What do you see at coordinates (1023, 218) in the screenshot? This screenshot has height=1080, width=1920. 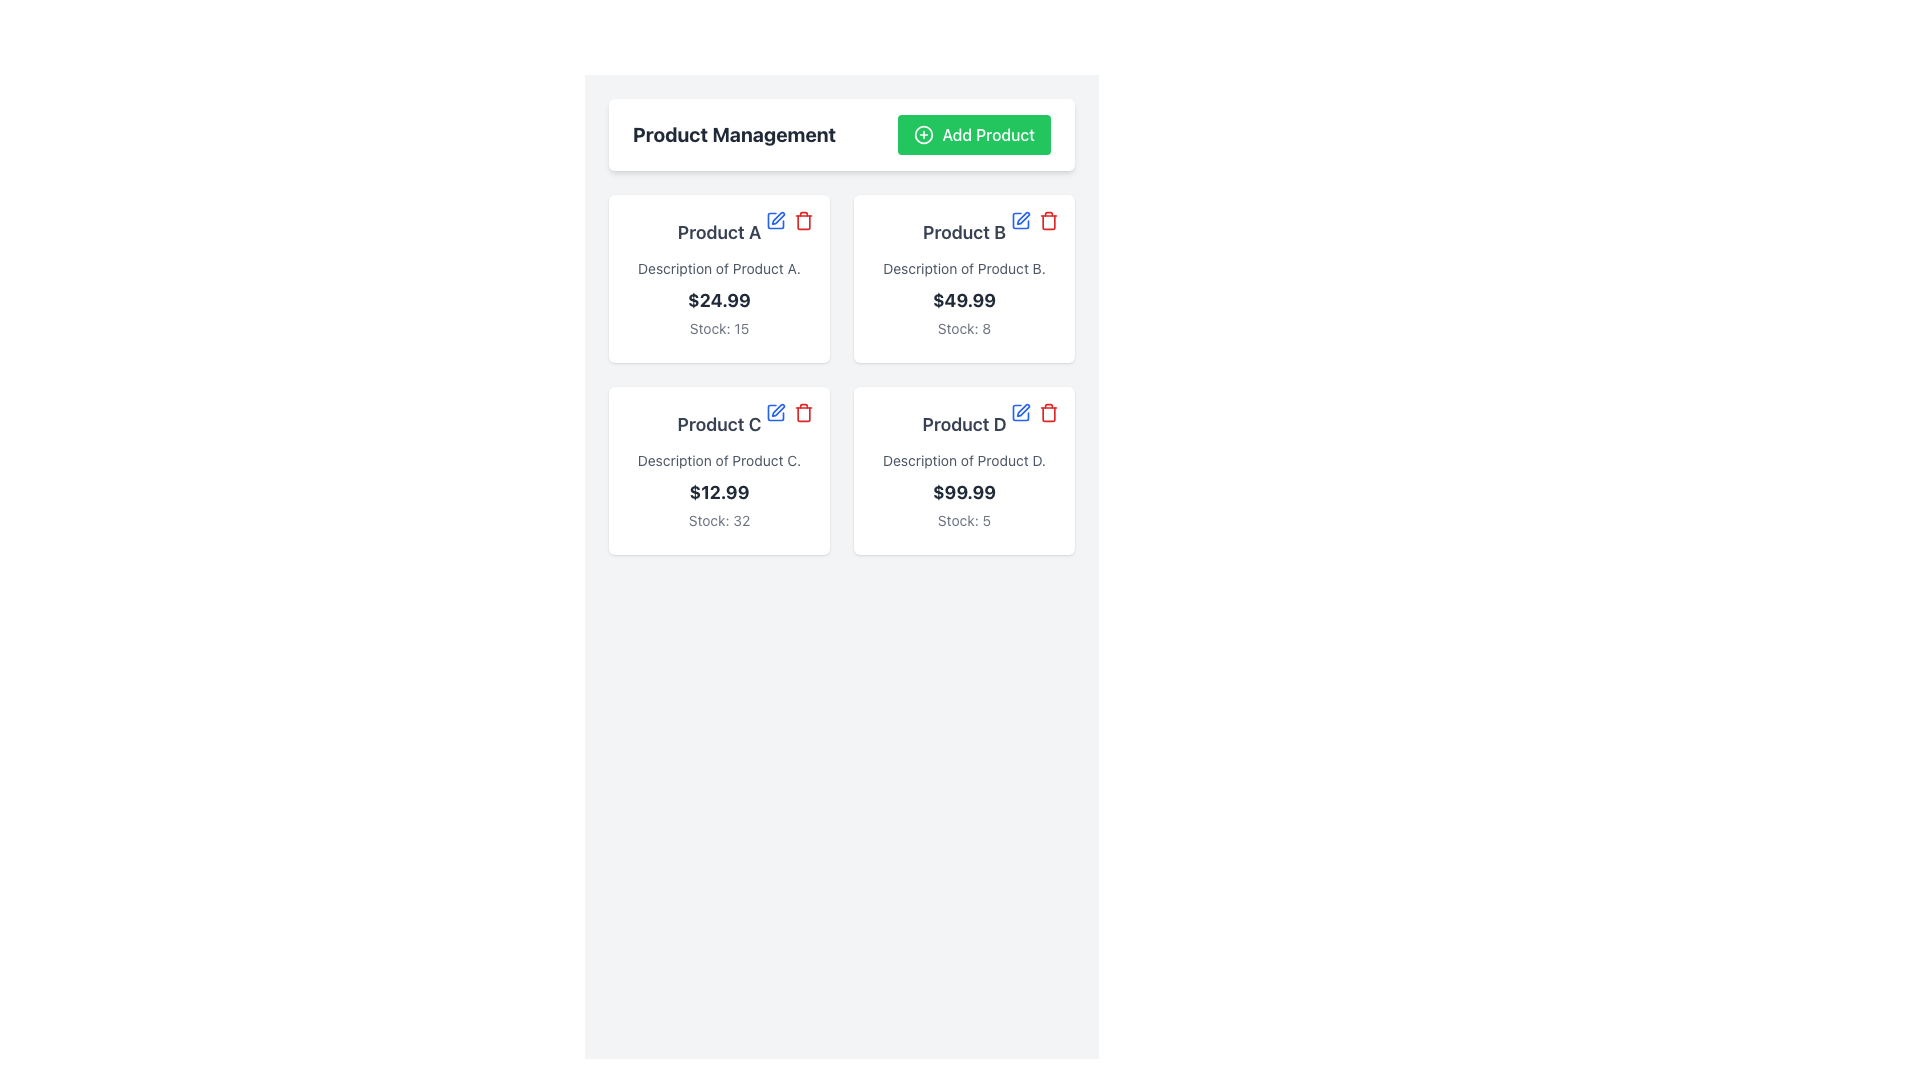 I see `the editing icon in the top-right corner of the 'Product B' card` at bounding box center [1023, 218].